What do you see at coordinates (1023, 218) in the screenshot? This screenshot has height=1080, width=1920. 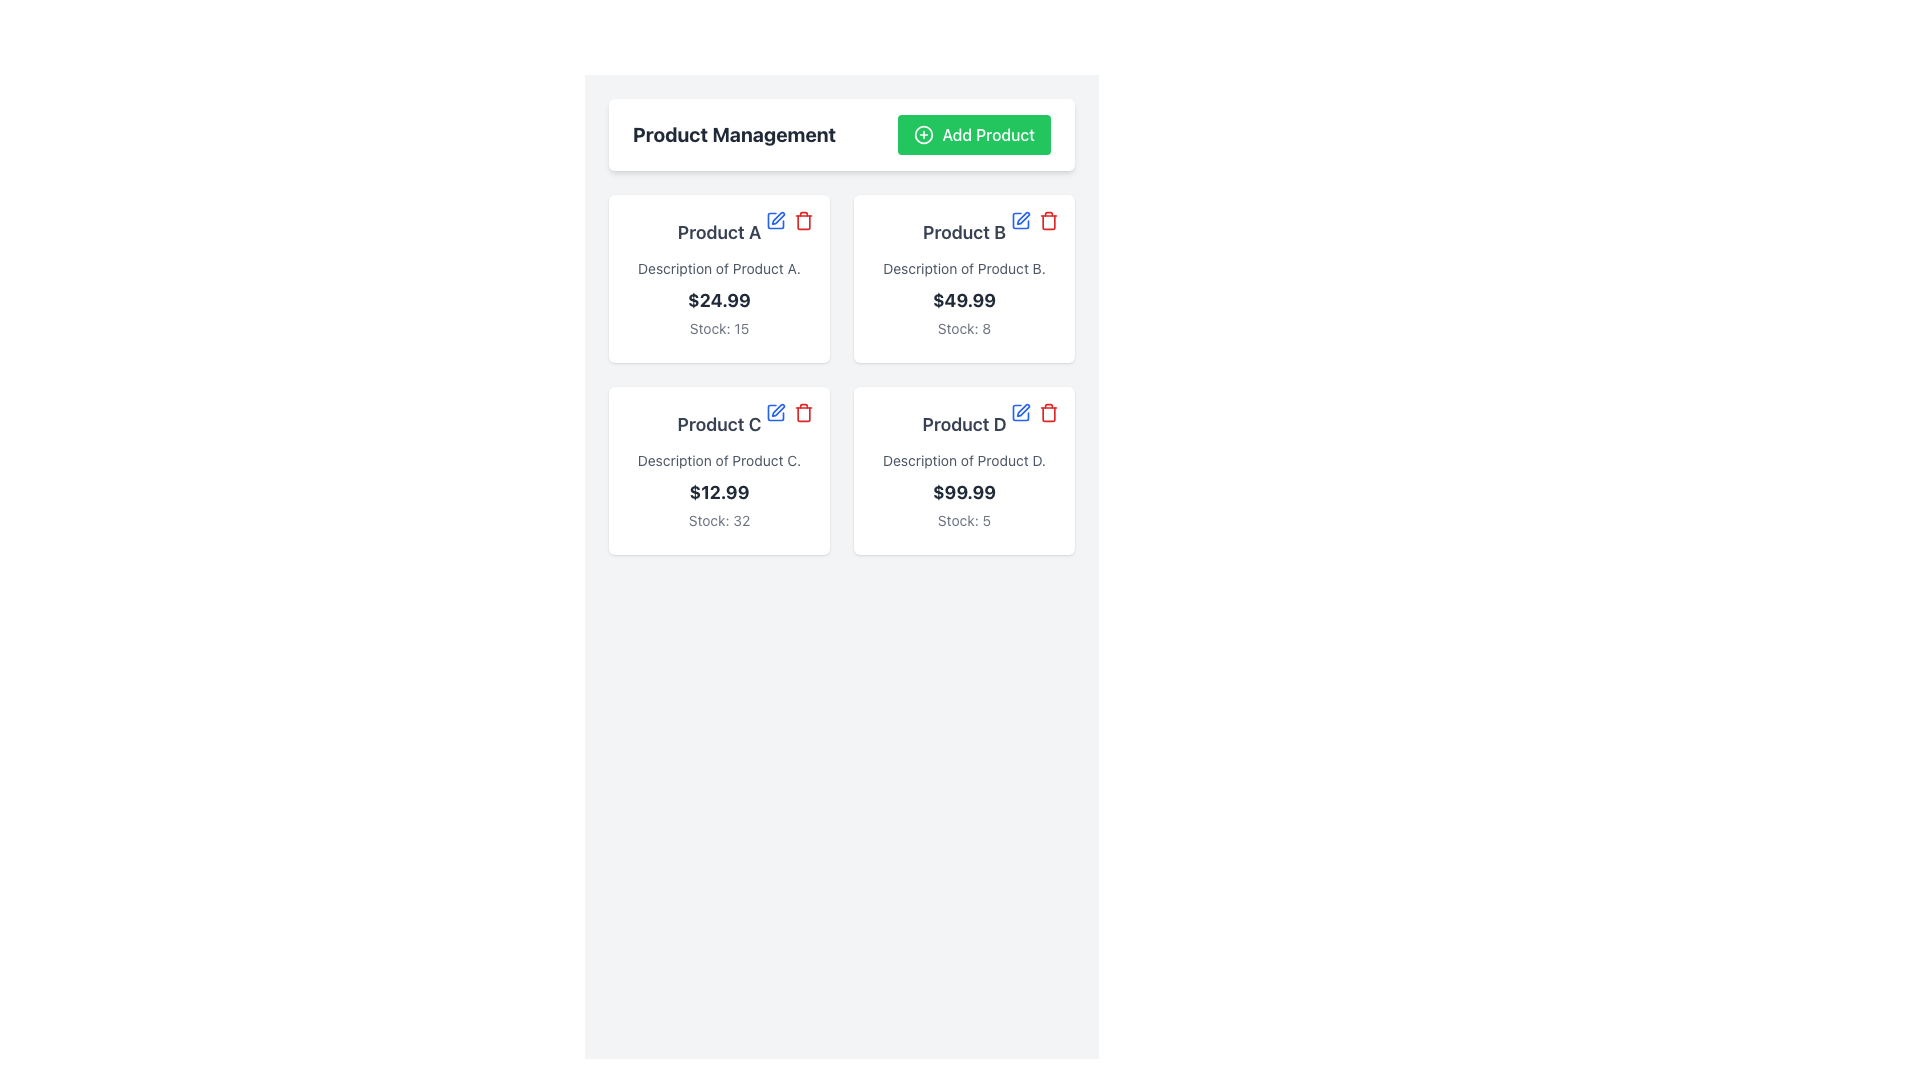 I see `the editing icon in the top-right corner of the 'Product B' card` at bounding box center [1023, 218].